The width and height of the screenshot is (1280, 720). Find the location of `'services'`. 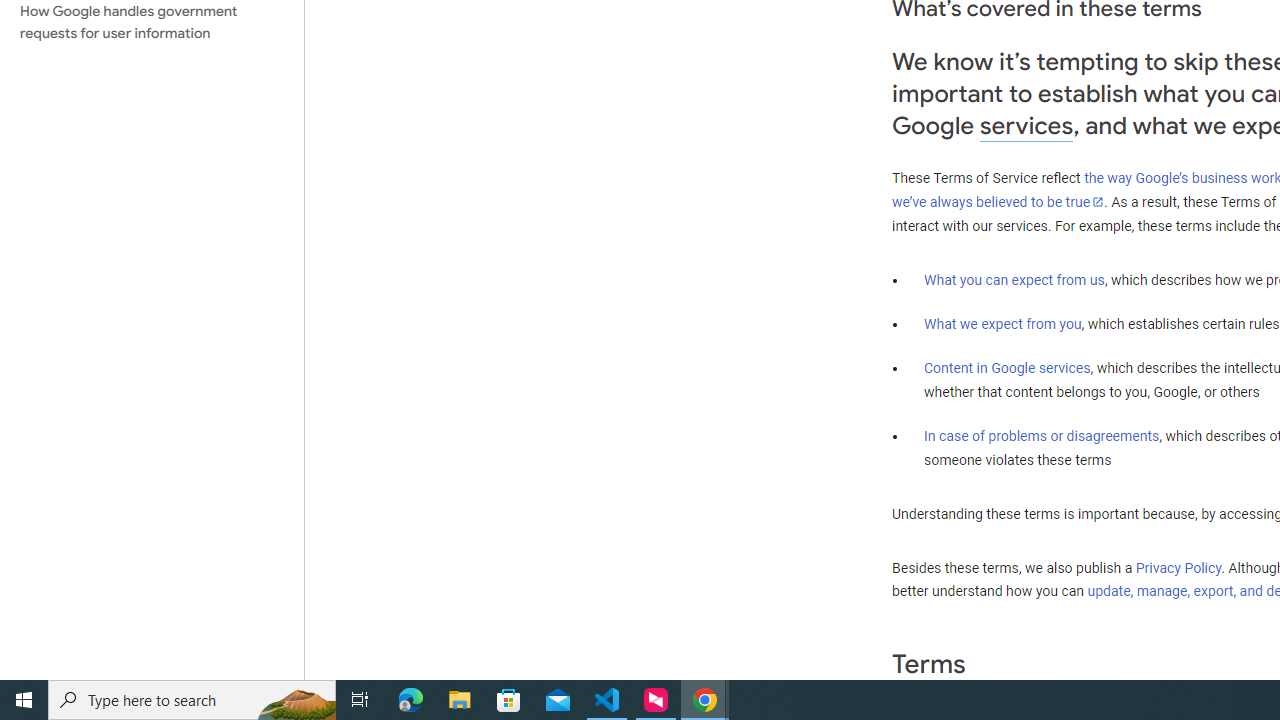

'services' is located at coordinates (1026, 125).